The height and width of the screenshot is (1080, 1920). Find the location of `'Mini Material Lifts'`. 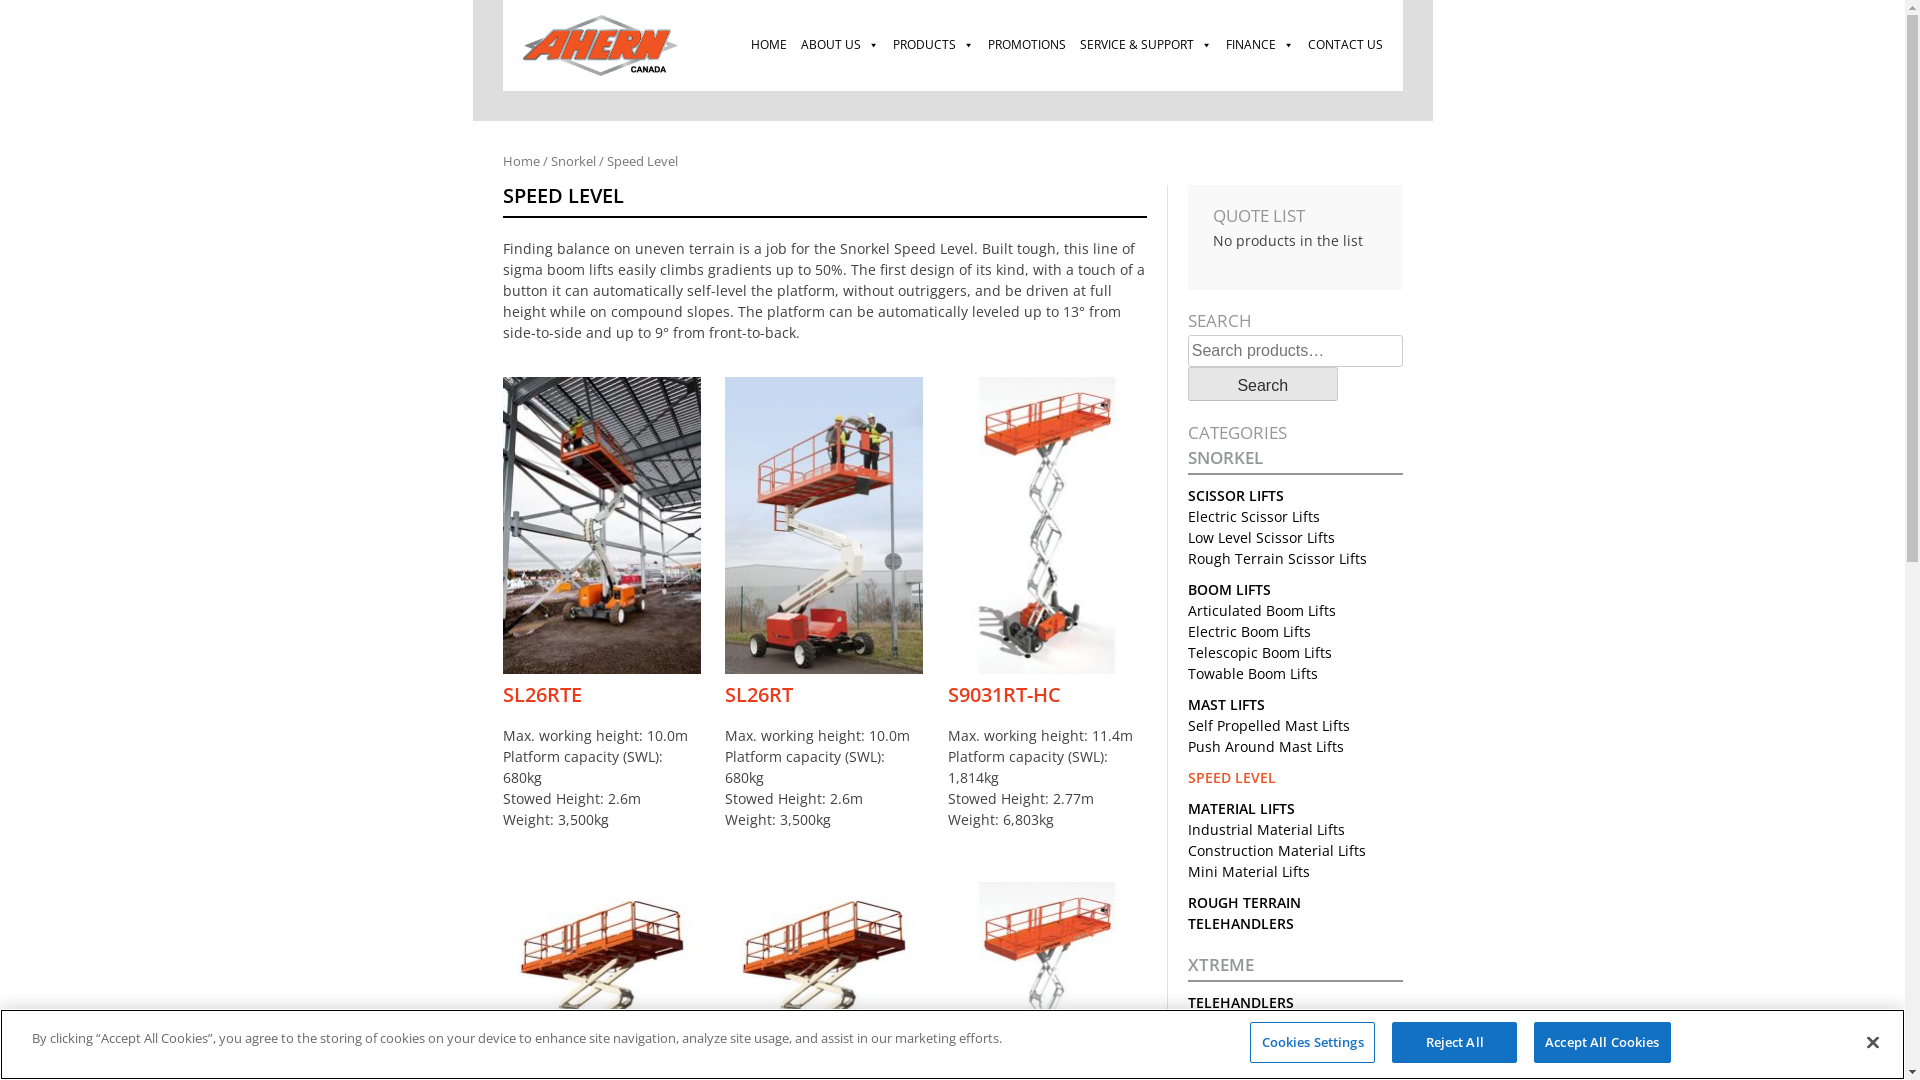

'Mini Material Lifts' is located at coordinates (1247, 870).